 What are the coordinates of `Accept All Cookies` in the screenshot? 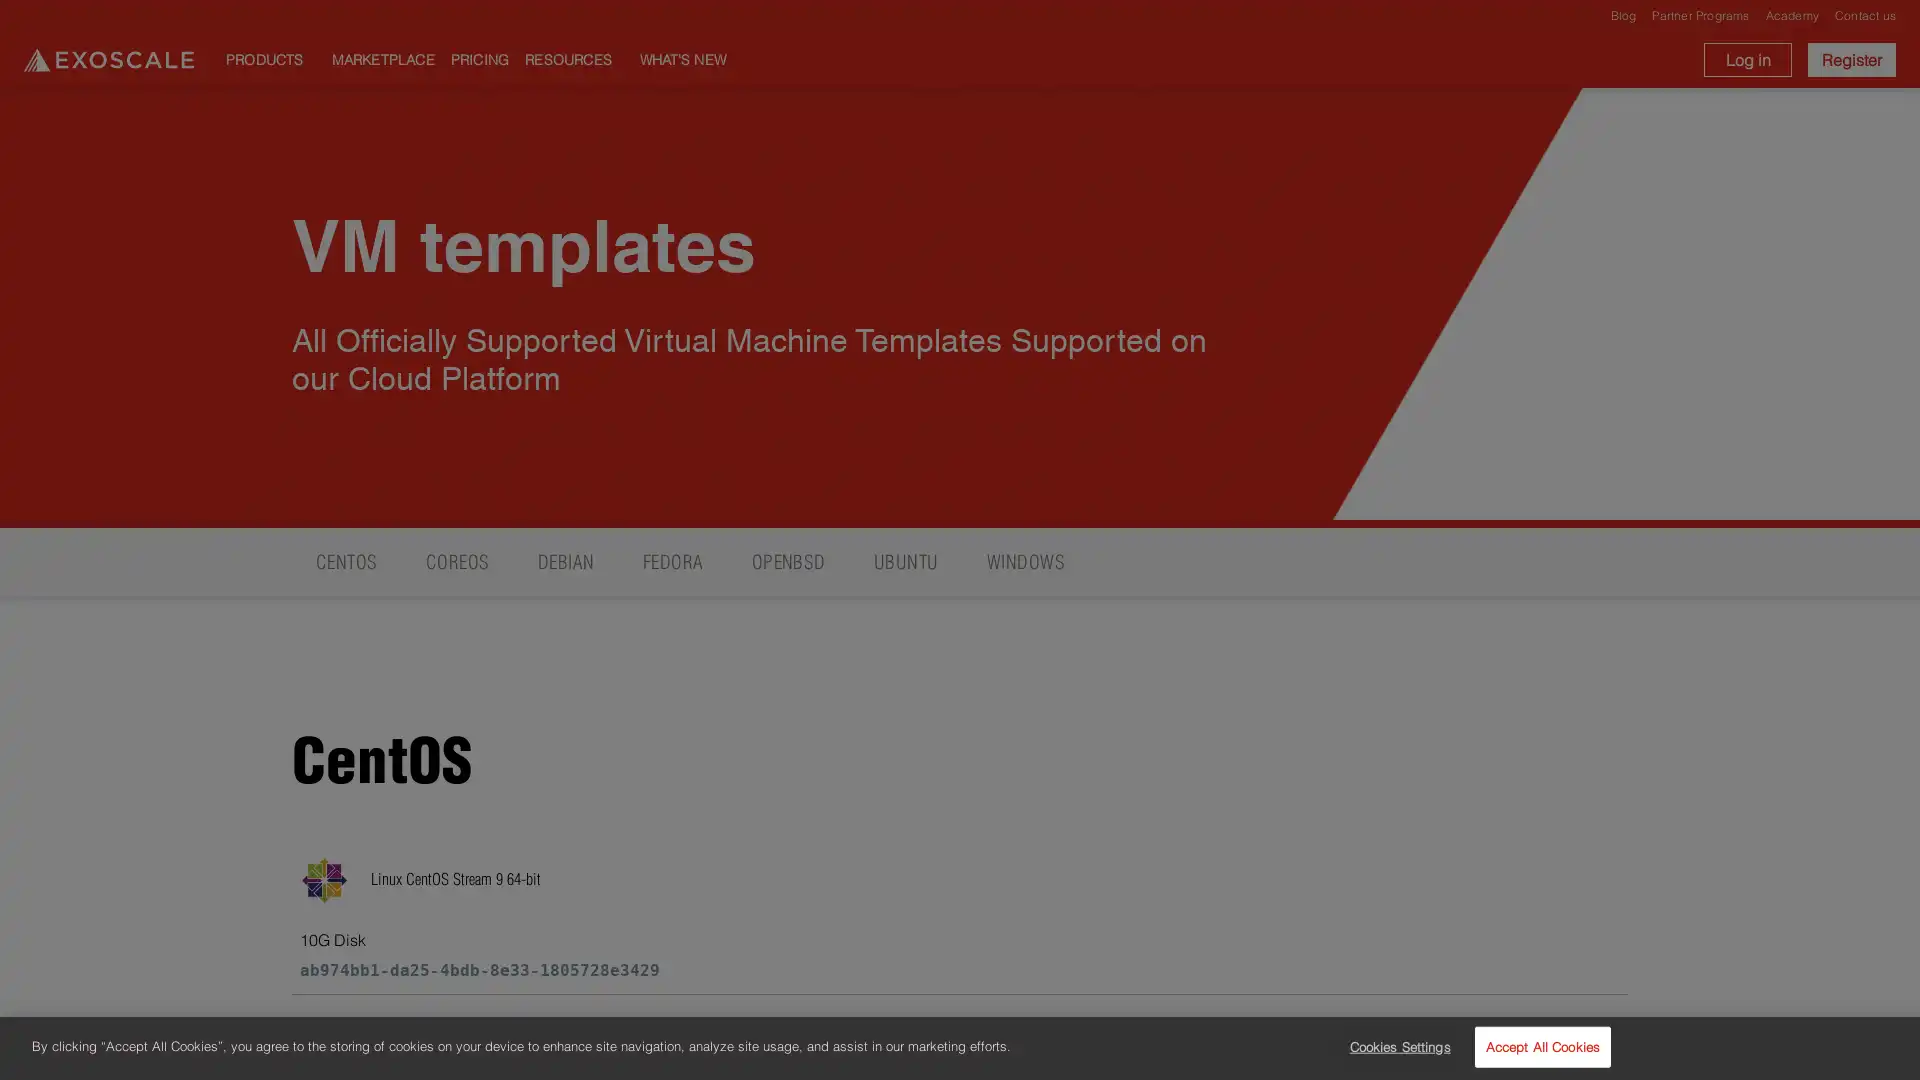 It's located at (1541, 1045).